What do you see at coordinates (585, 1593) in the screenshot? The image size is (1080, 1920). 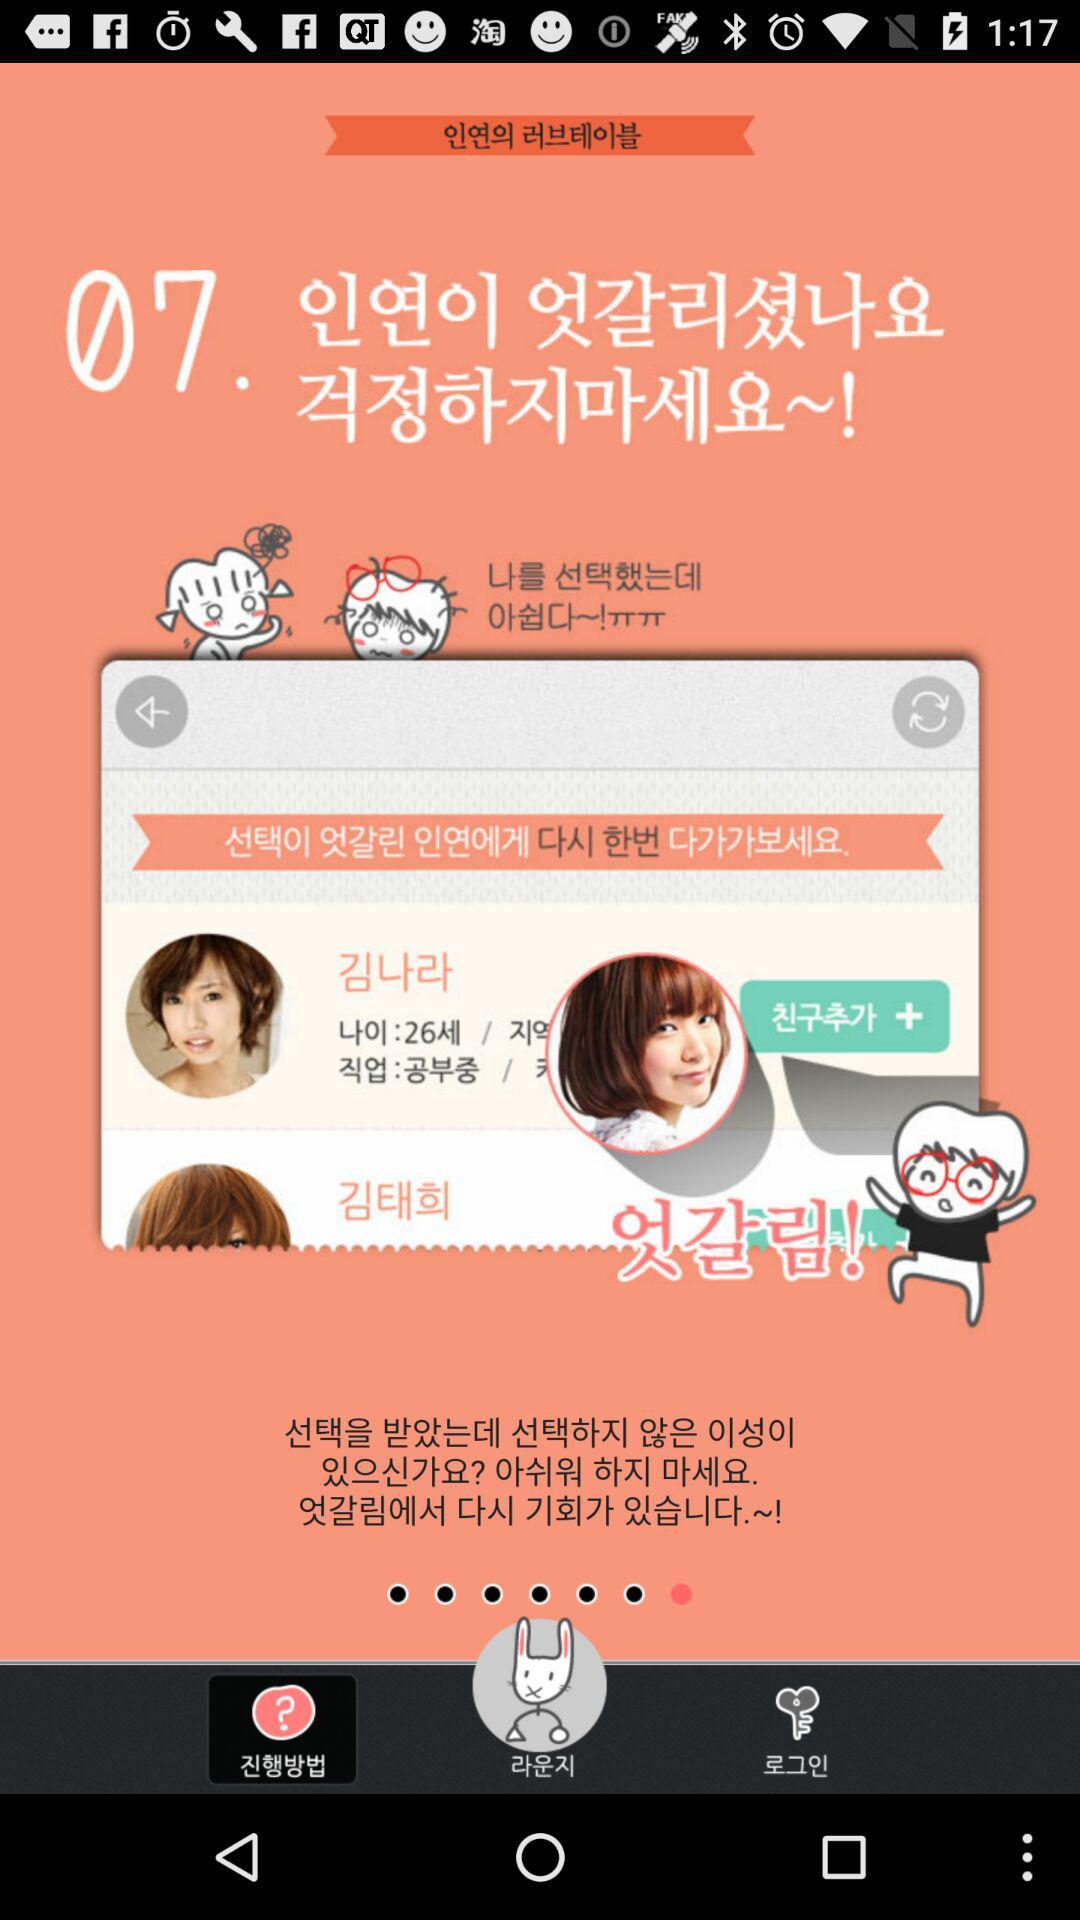 I see `next` at bounding box center [585, 1593].